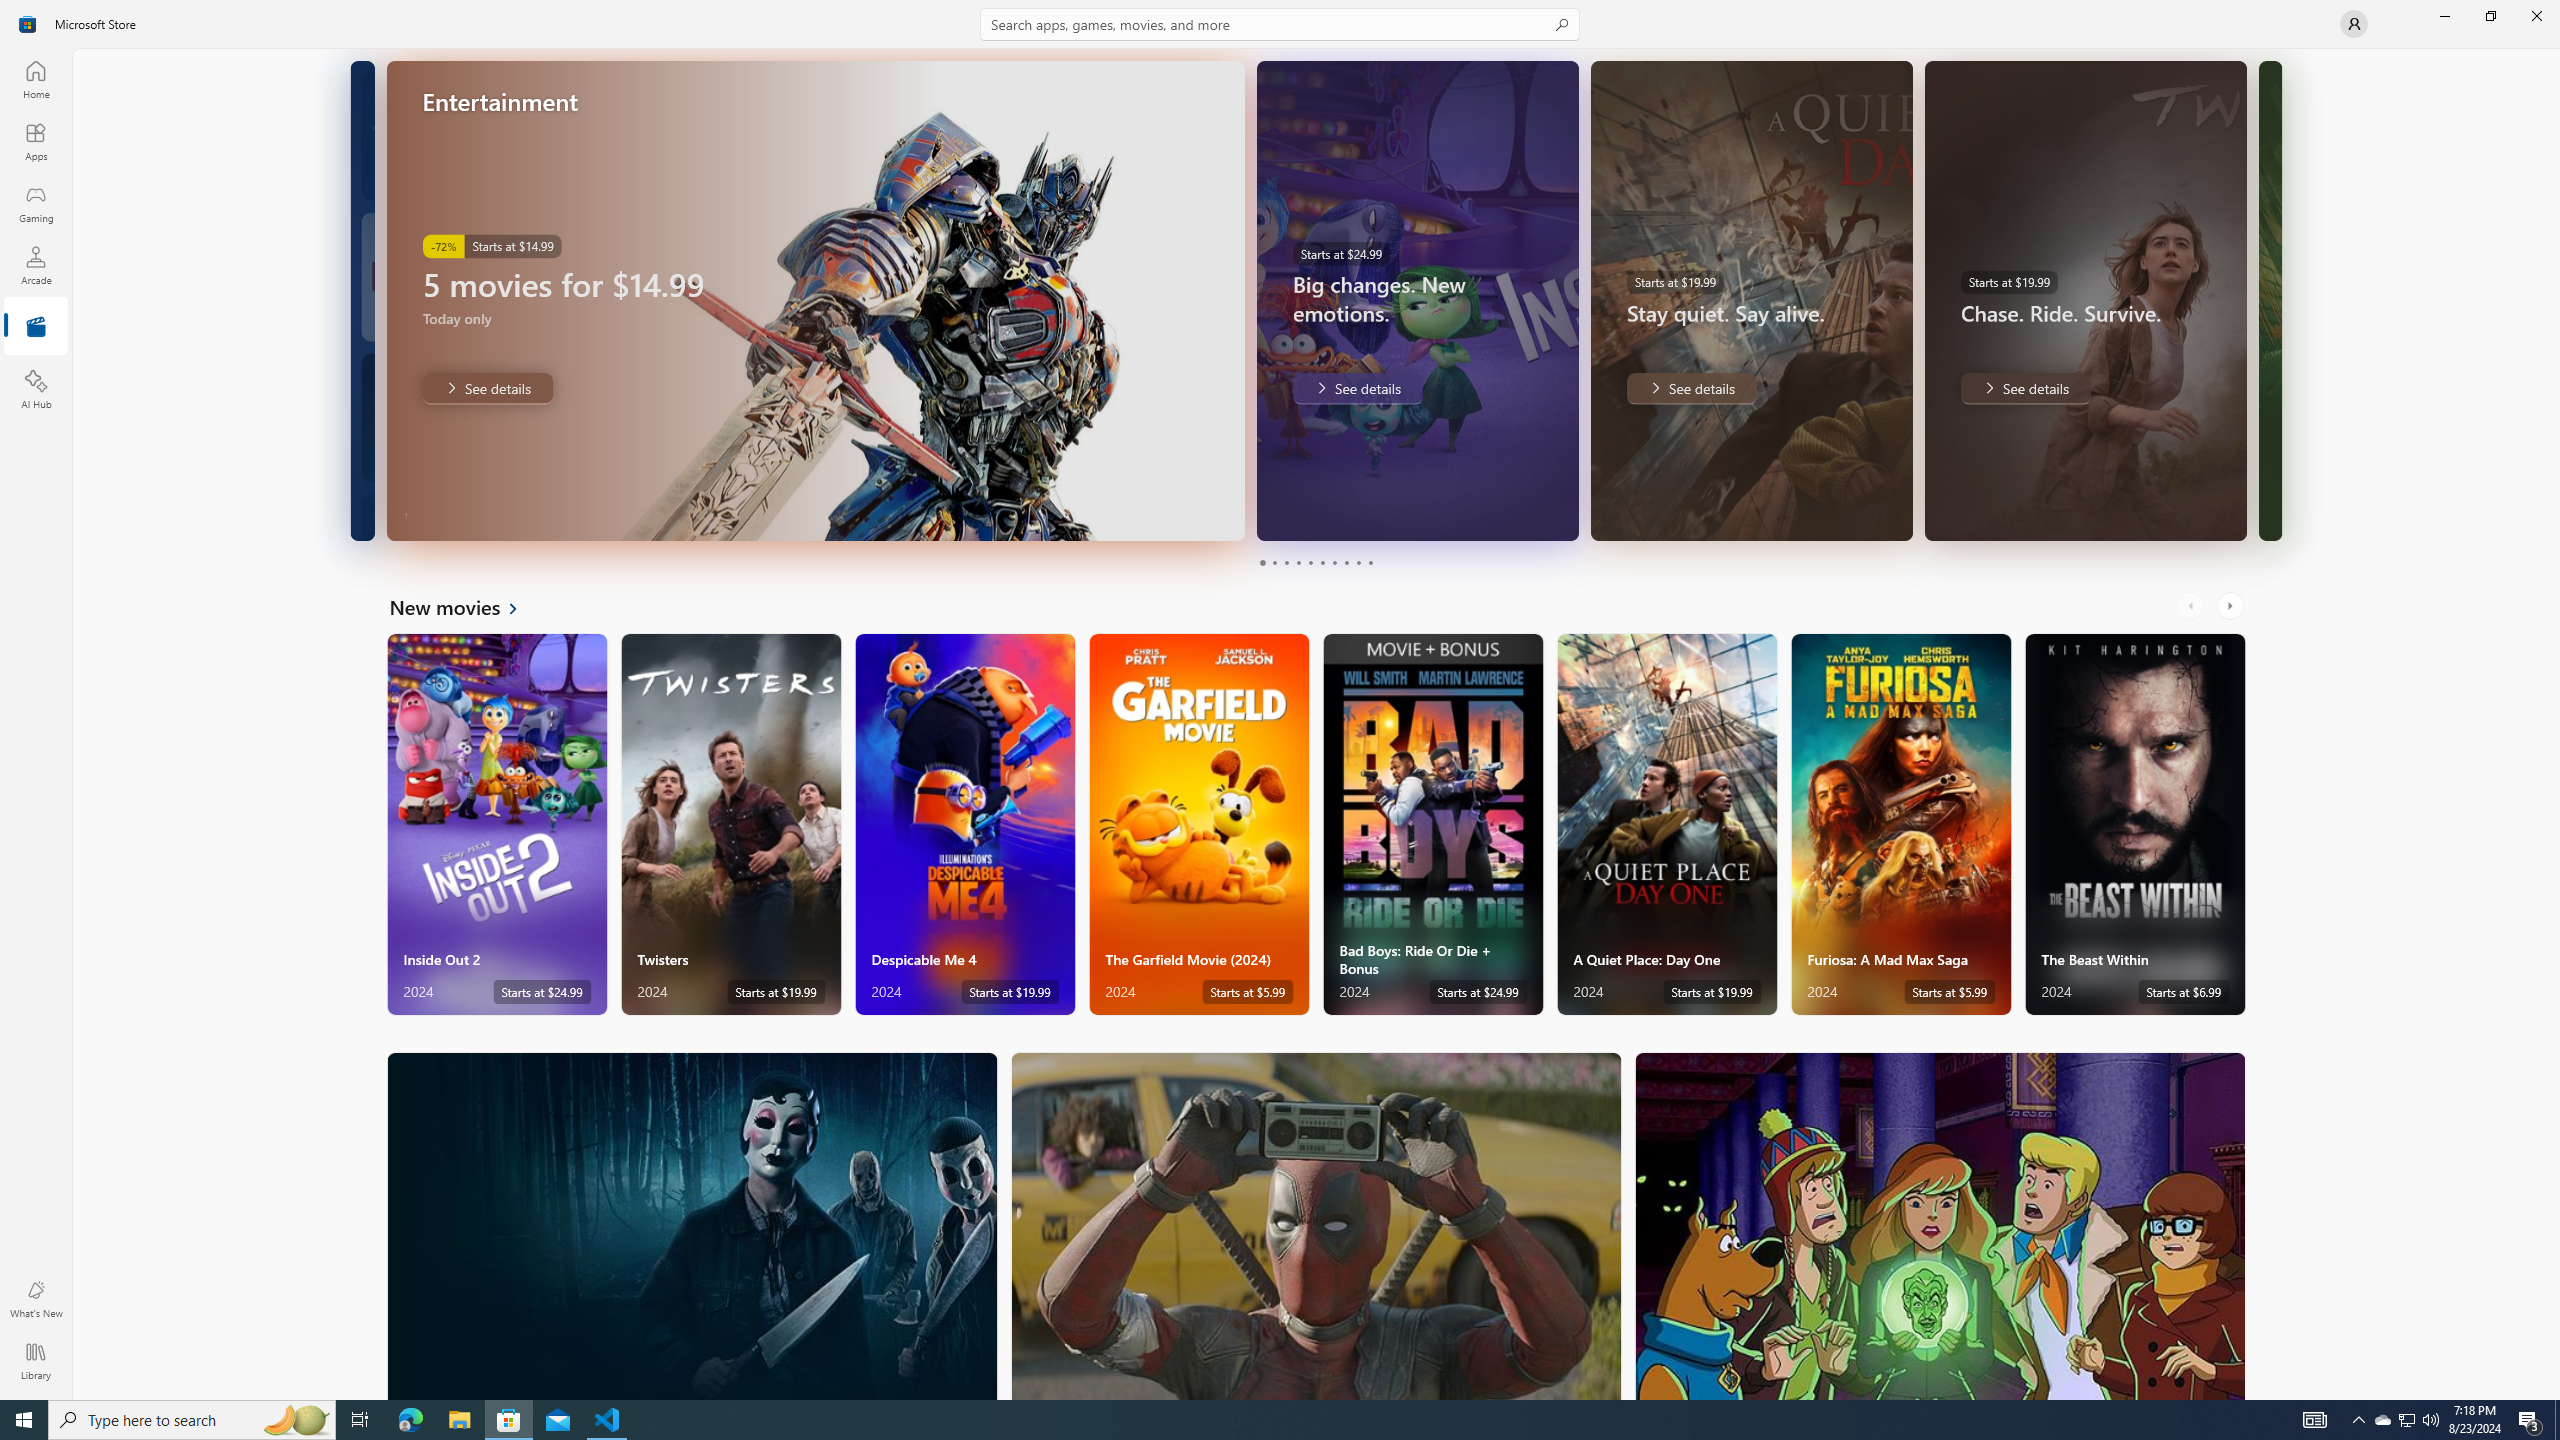 The image size is (2560, 1440). I want to click on 'Home', so click(34, 78).